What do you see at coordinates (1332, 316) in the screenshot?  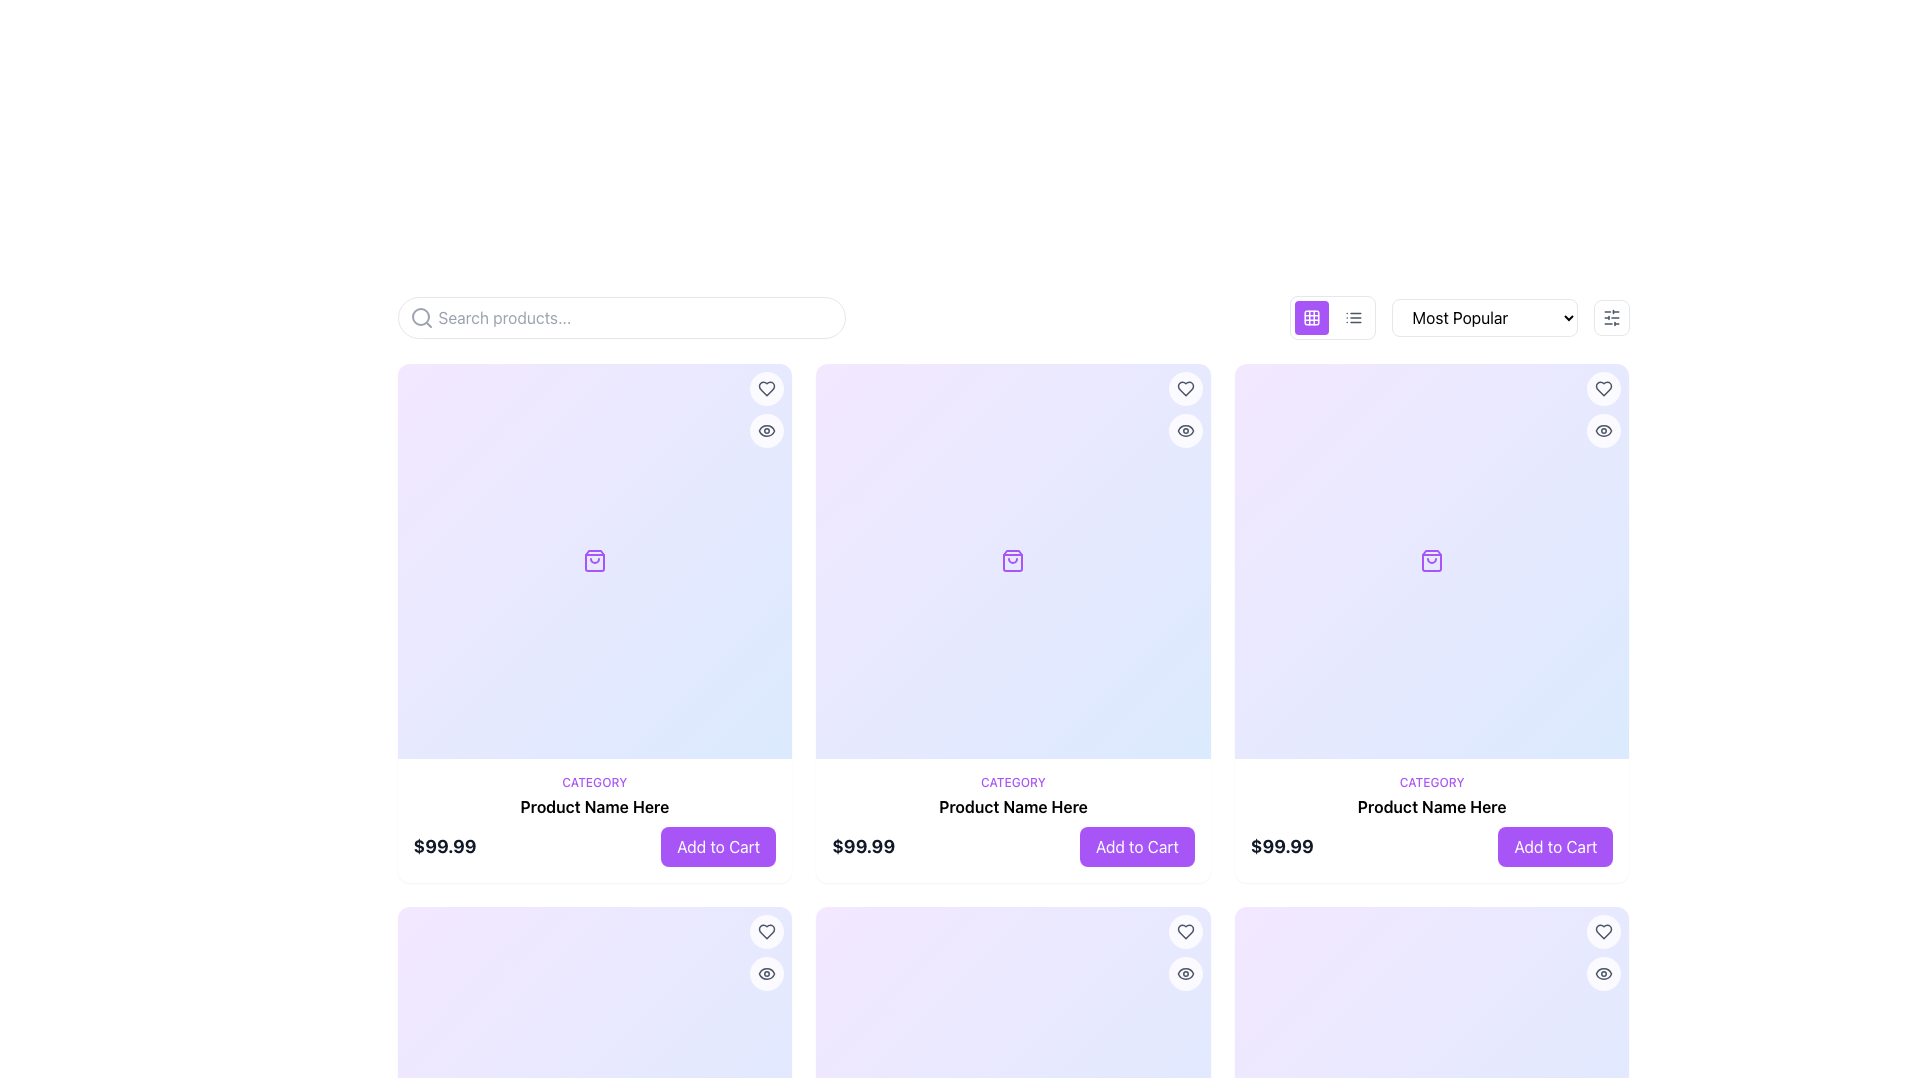 I see `the toggle button group located in the top-right section of the interface, which has a white background and contains a purple grid view button and a light gray list view button` at bounding box center [1332, 316].